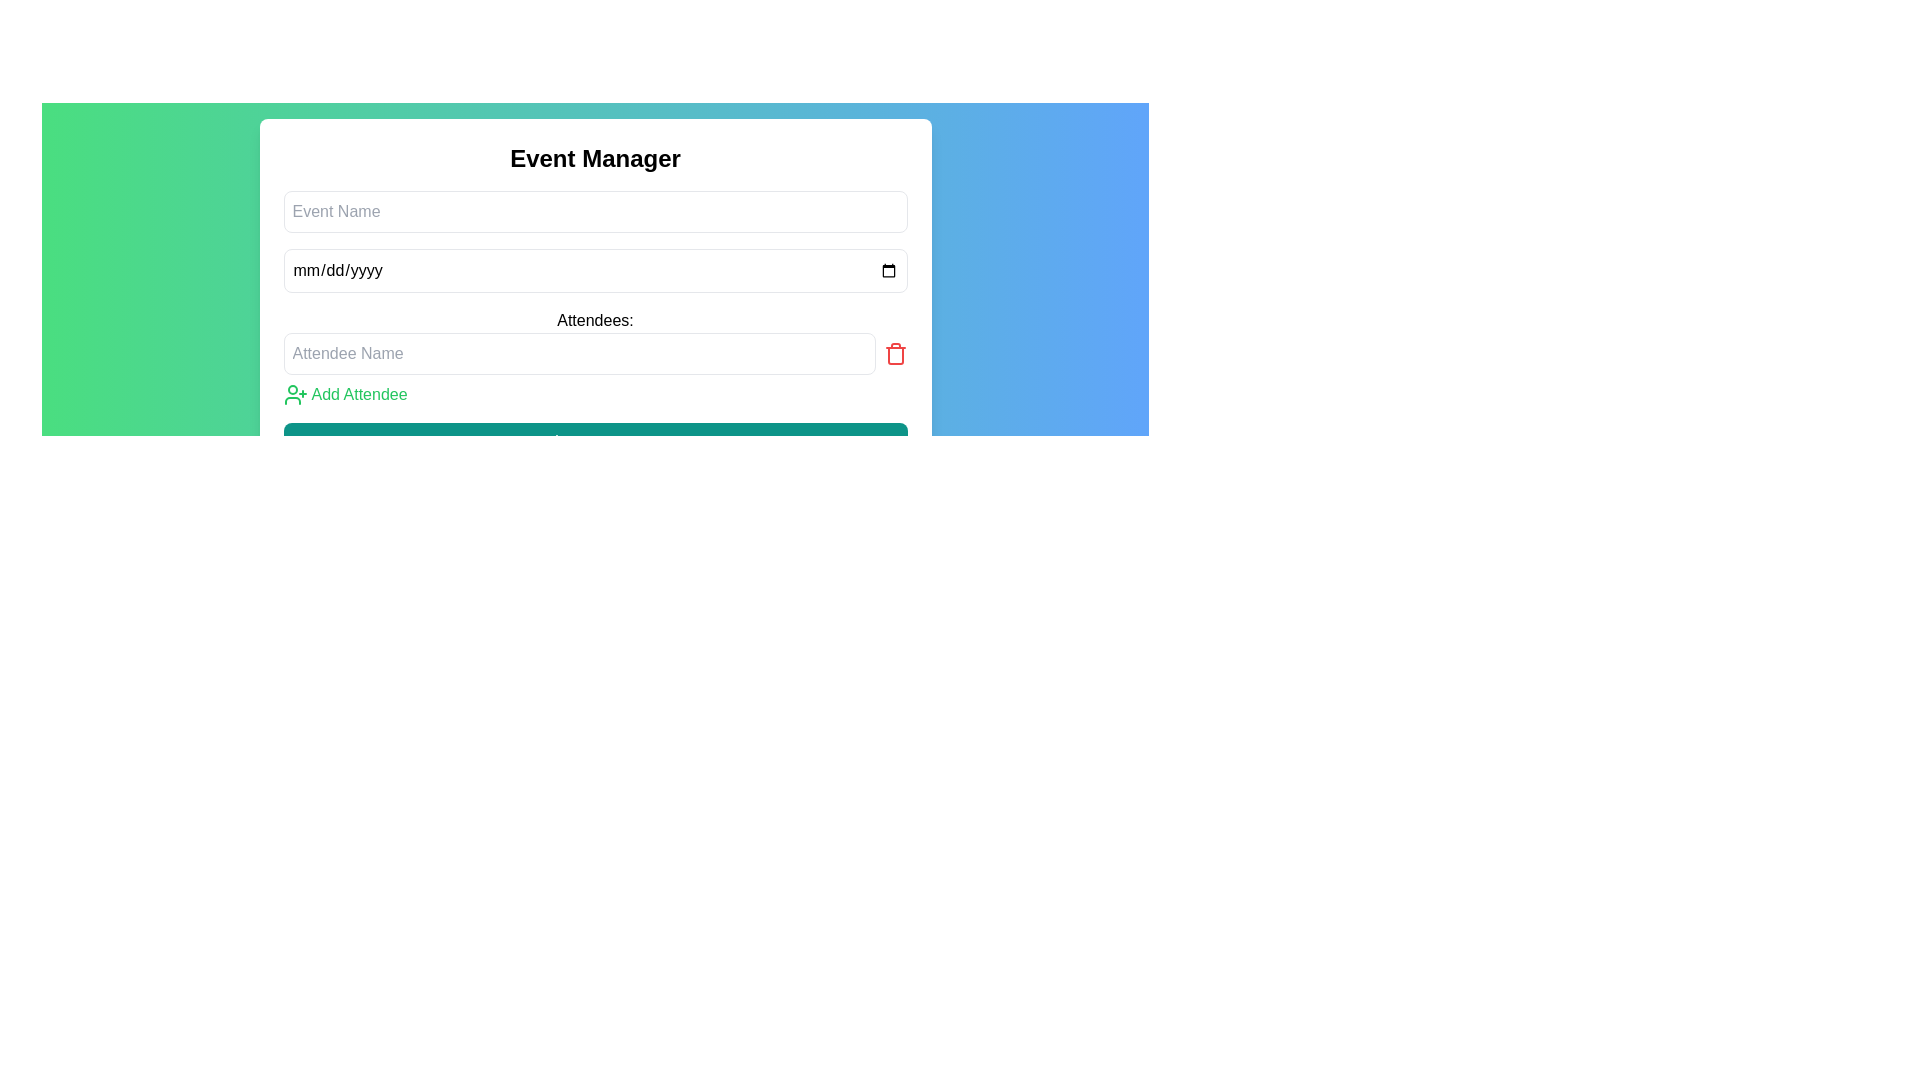  Describe the element at coordinates (345, 394) in the screenshot. I see `the green button at the bottom of the 'Attendees:' section` at that location.